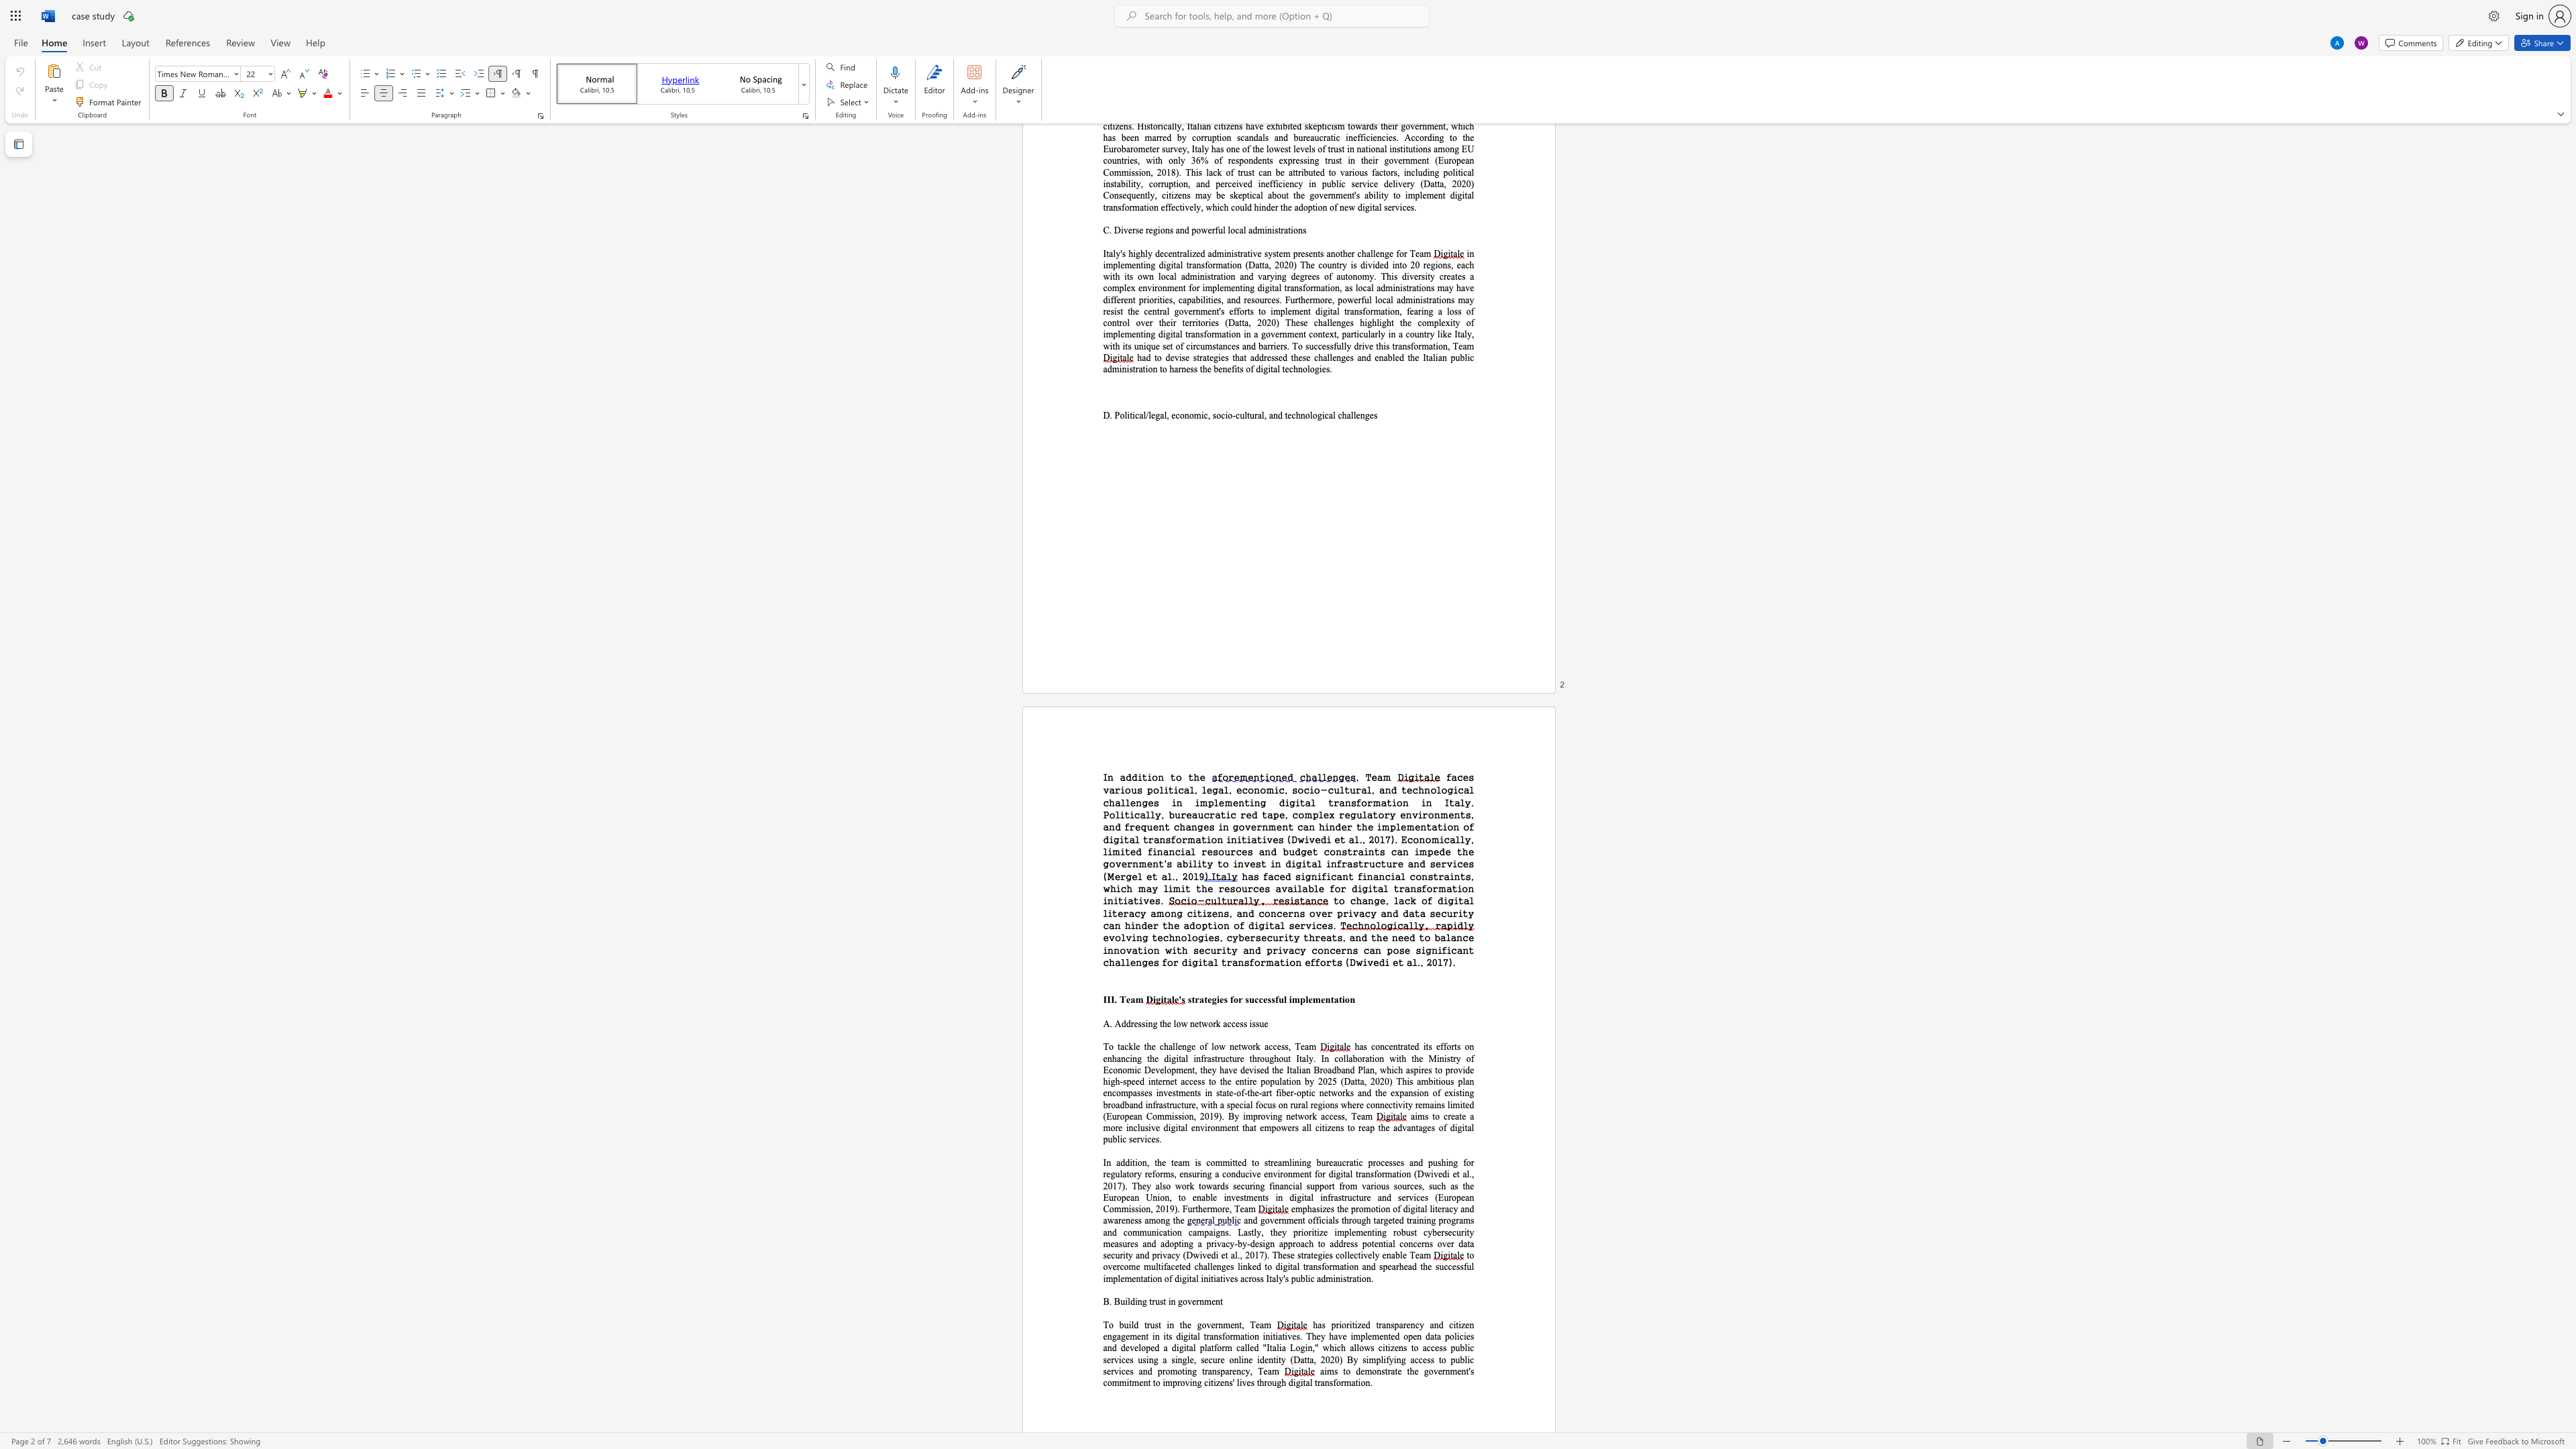 The height and width of the screenshot is (1449, 2576). What do you see at coordinates (1449, 1104) in the screenshot?
I see `the subset text "imited (Europ" within the text "us on rural regions where connectivity remains limited (European Commission, 2019). By improving network access, Team"` at bounding box center [1449, 1104].